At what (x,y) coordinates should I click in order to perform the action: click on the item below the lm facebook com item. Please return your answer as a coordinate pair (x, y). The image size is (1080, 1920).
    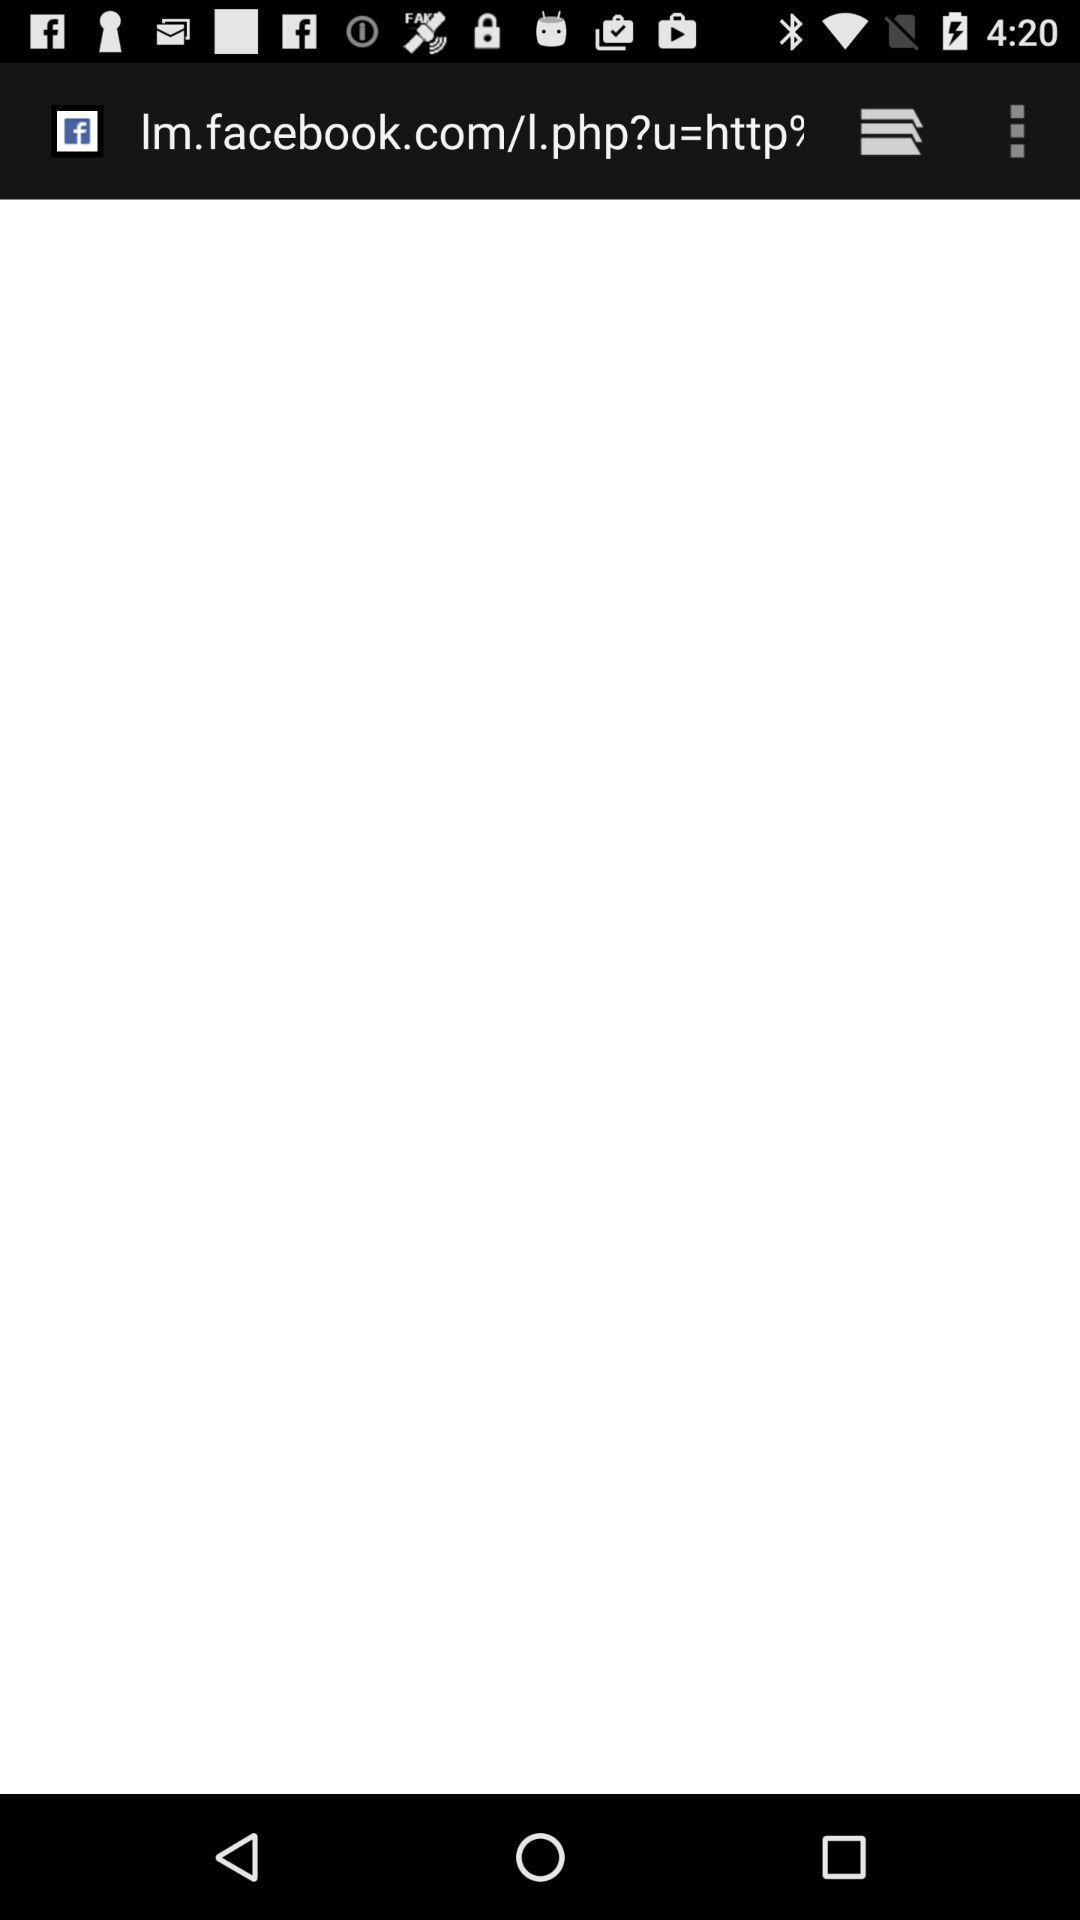
    Looking at the image, I should click on (540, 996).